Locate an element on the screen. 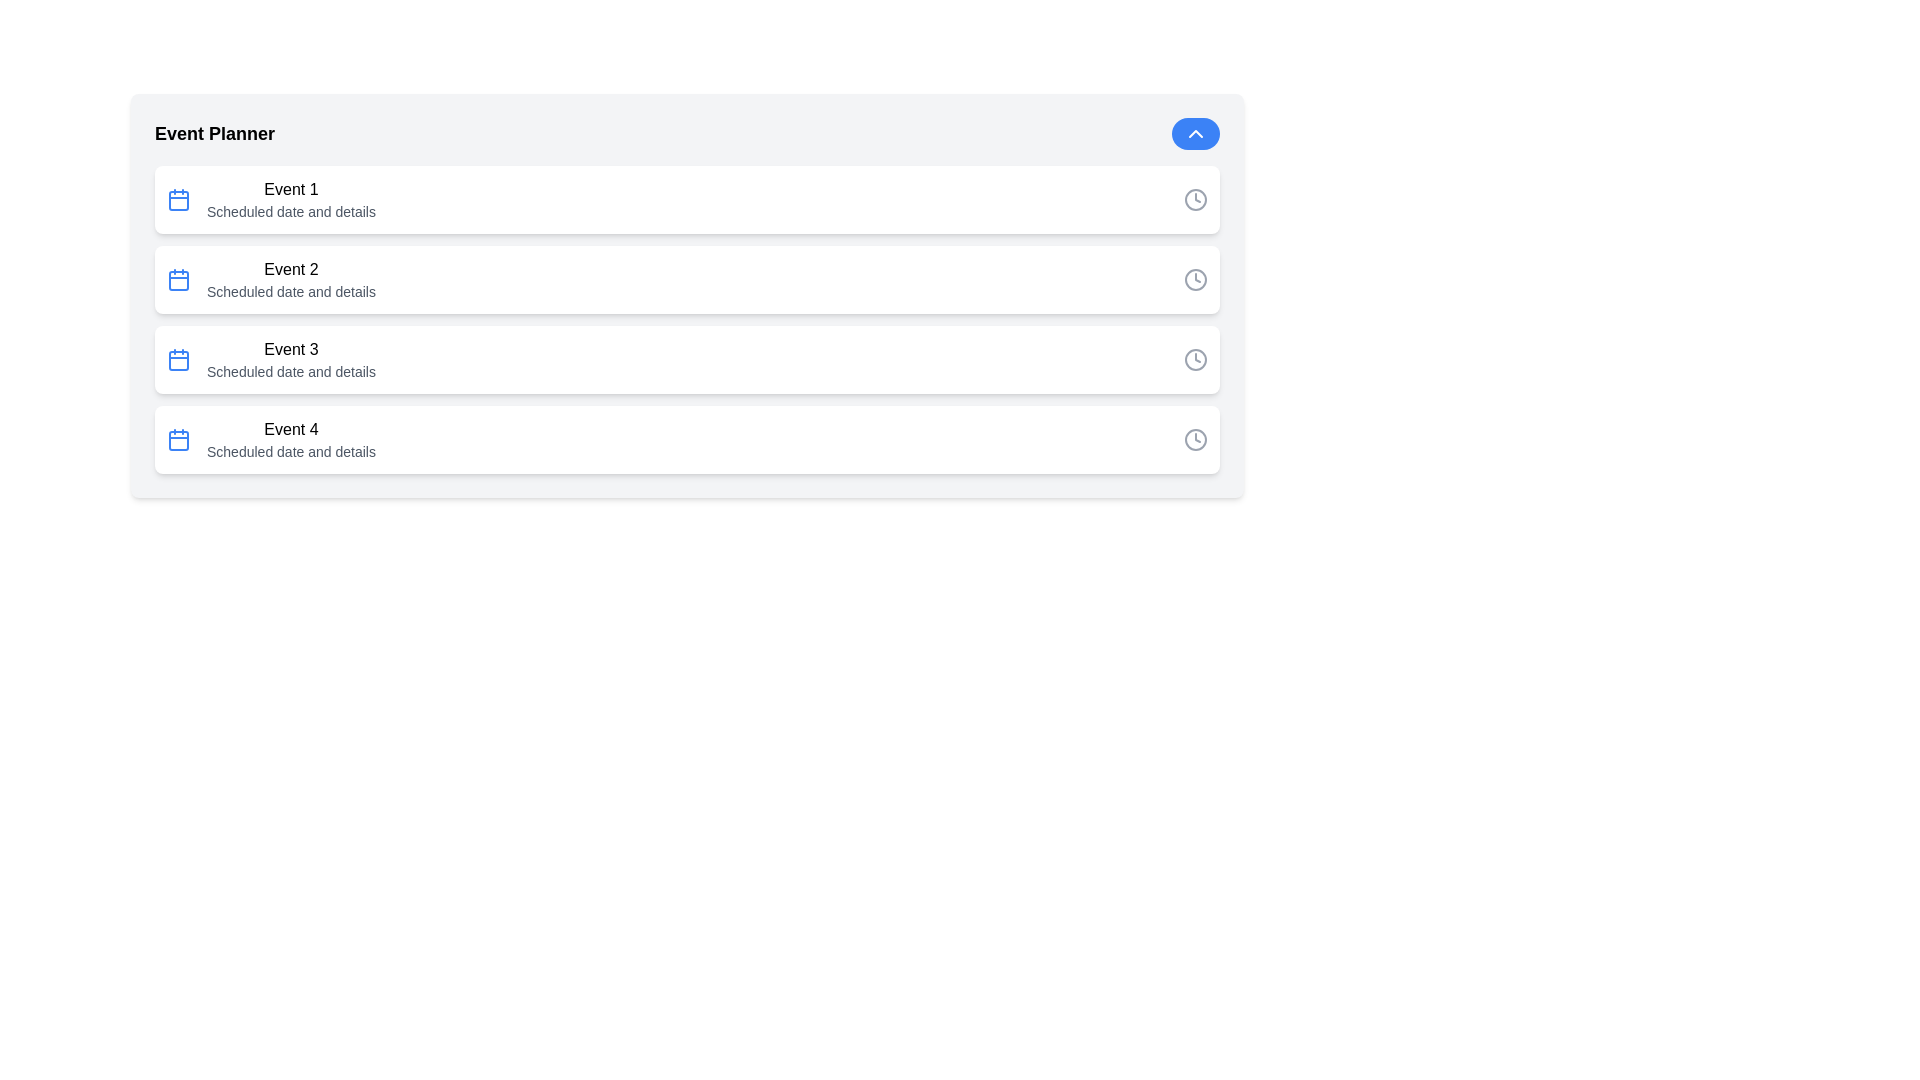 Image resolution: width=1920 pixels, height=1080 pixels. the text label reading 'Scheduled date and details', which is located directly under the title 'Event 2' in the structured list of events is located at coordinates (290, 292).